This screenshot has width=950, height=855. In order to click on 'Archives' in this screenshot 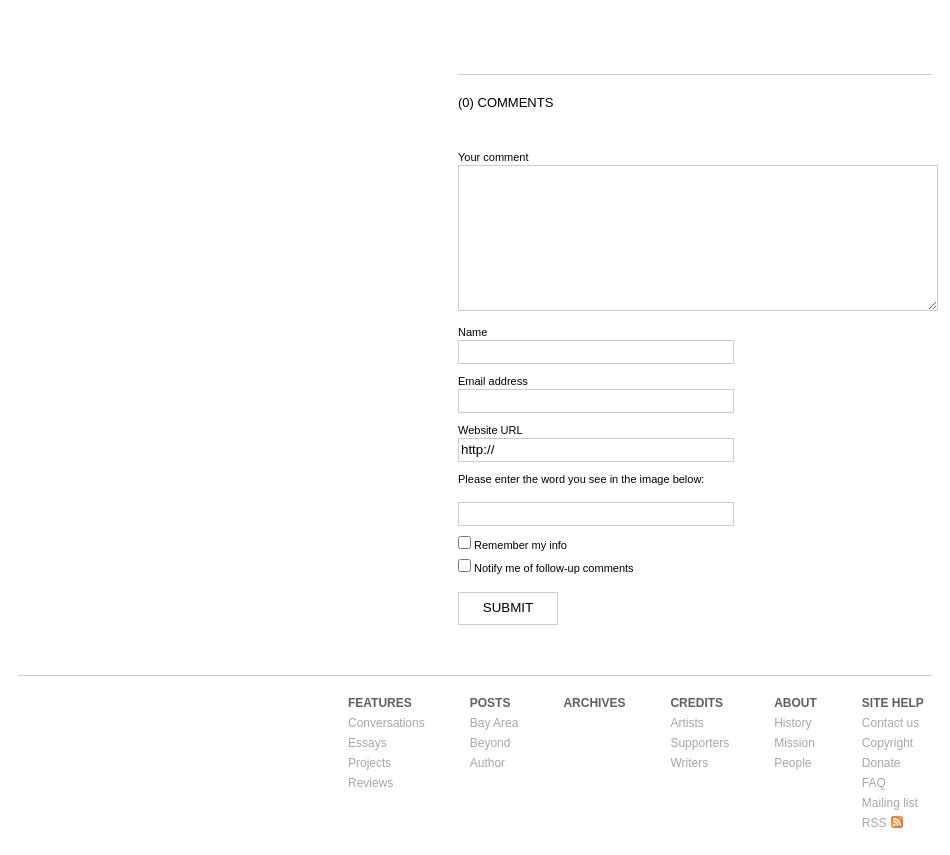, I will do `click(594, 701)`.